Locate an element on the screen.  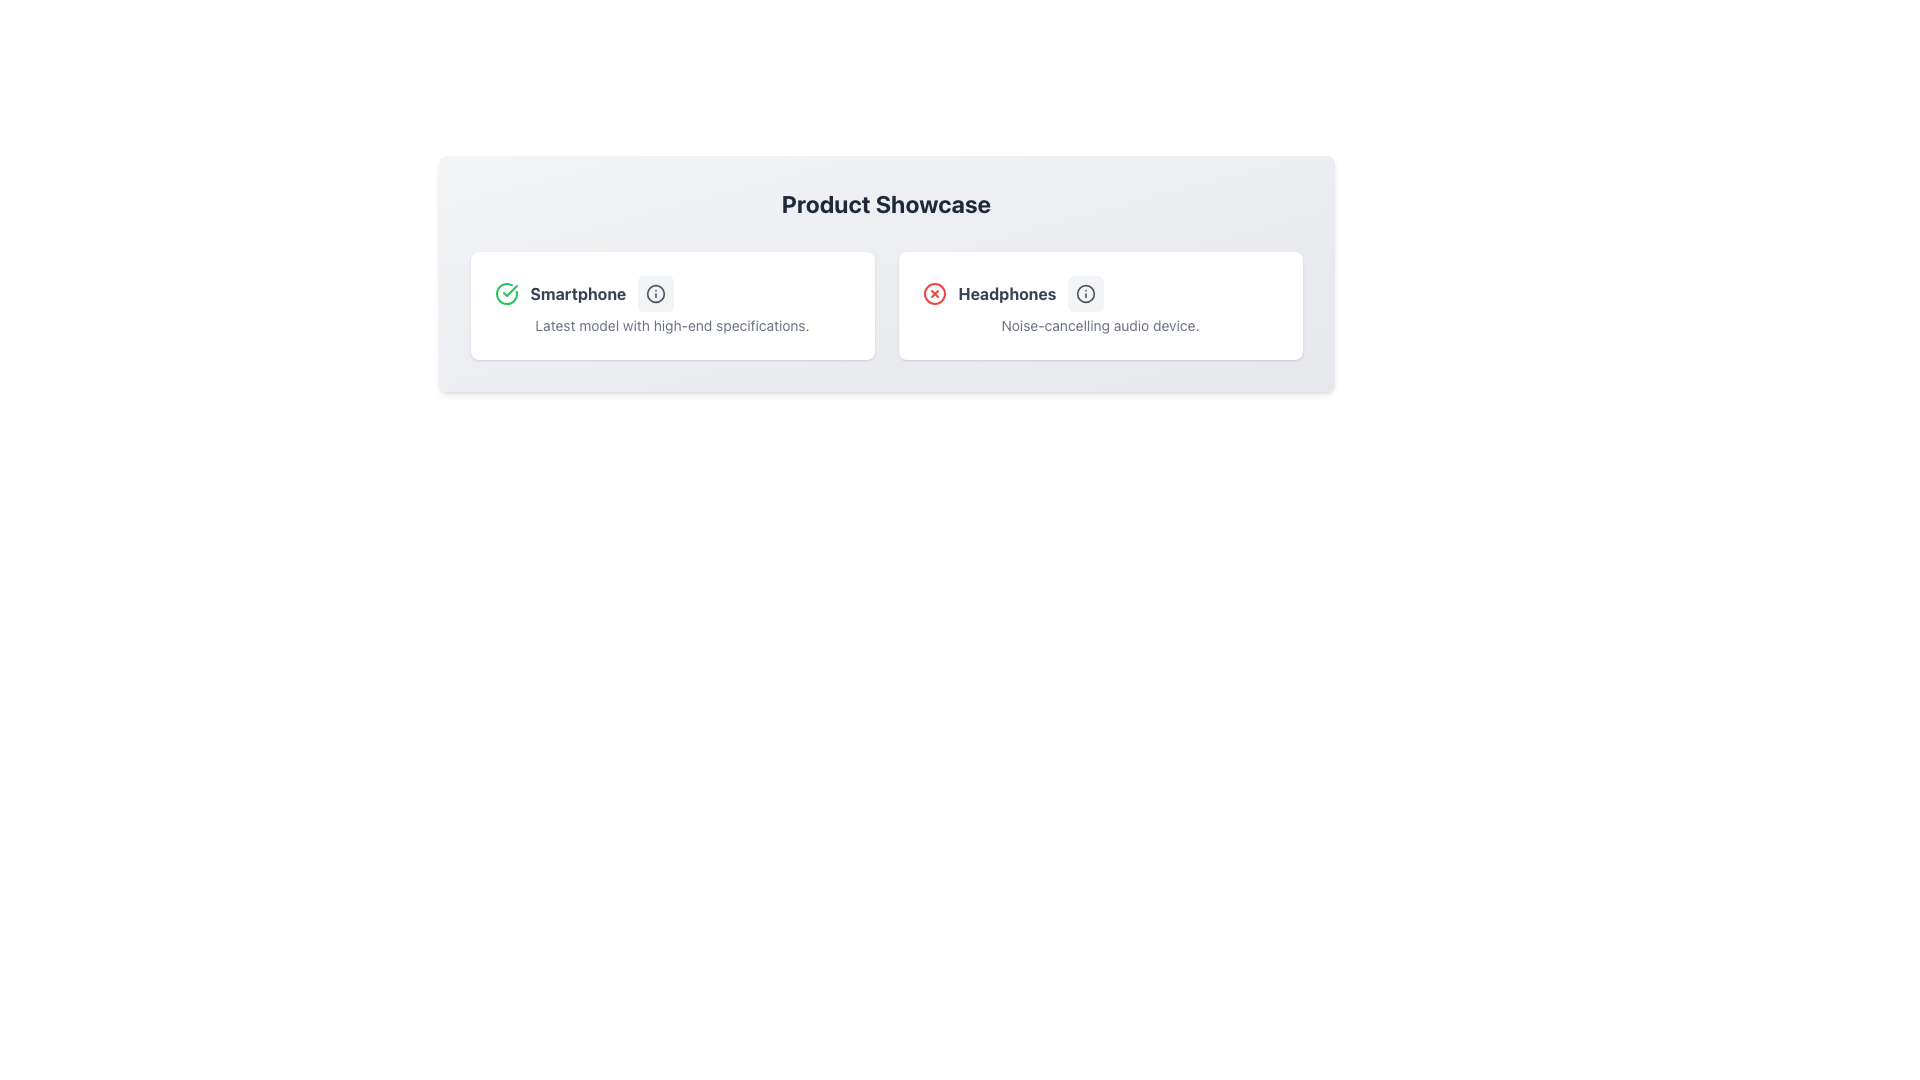
the circular information icon located to the right of the 'Headphones' title text in the right panel of the interface is located at coordinates (1085, 293).